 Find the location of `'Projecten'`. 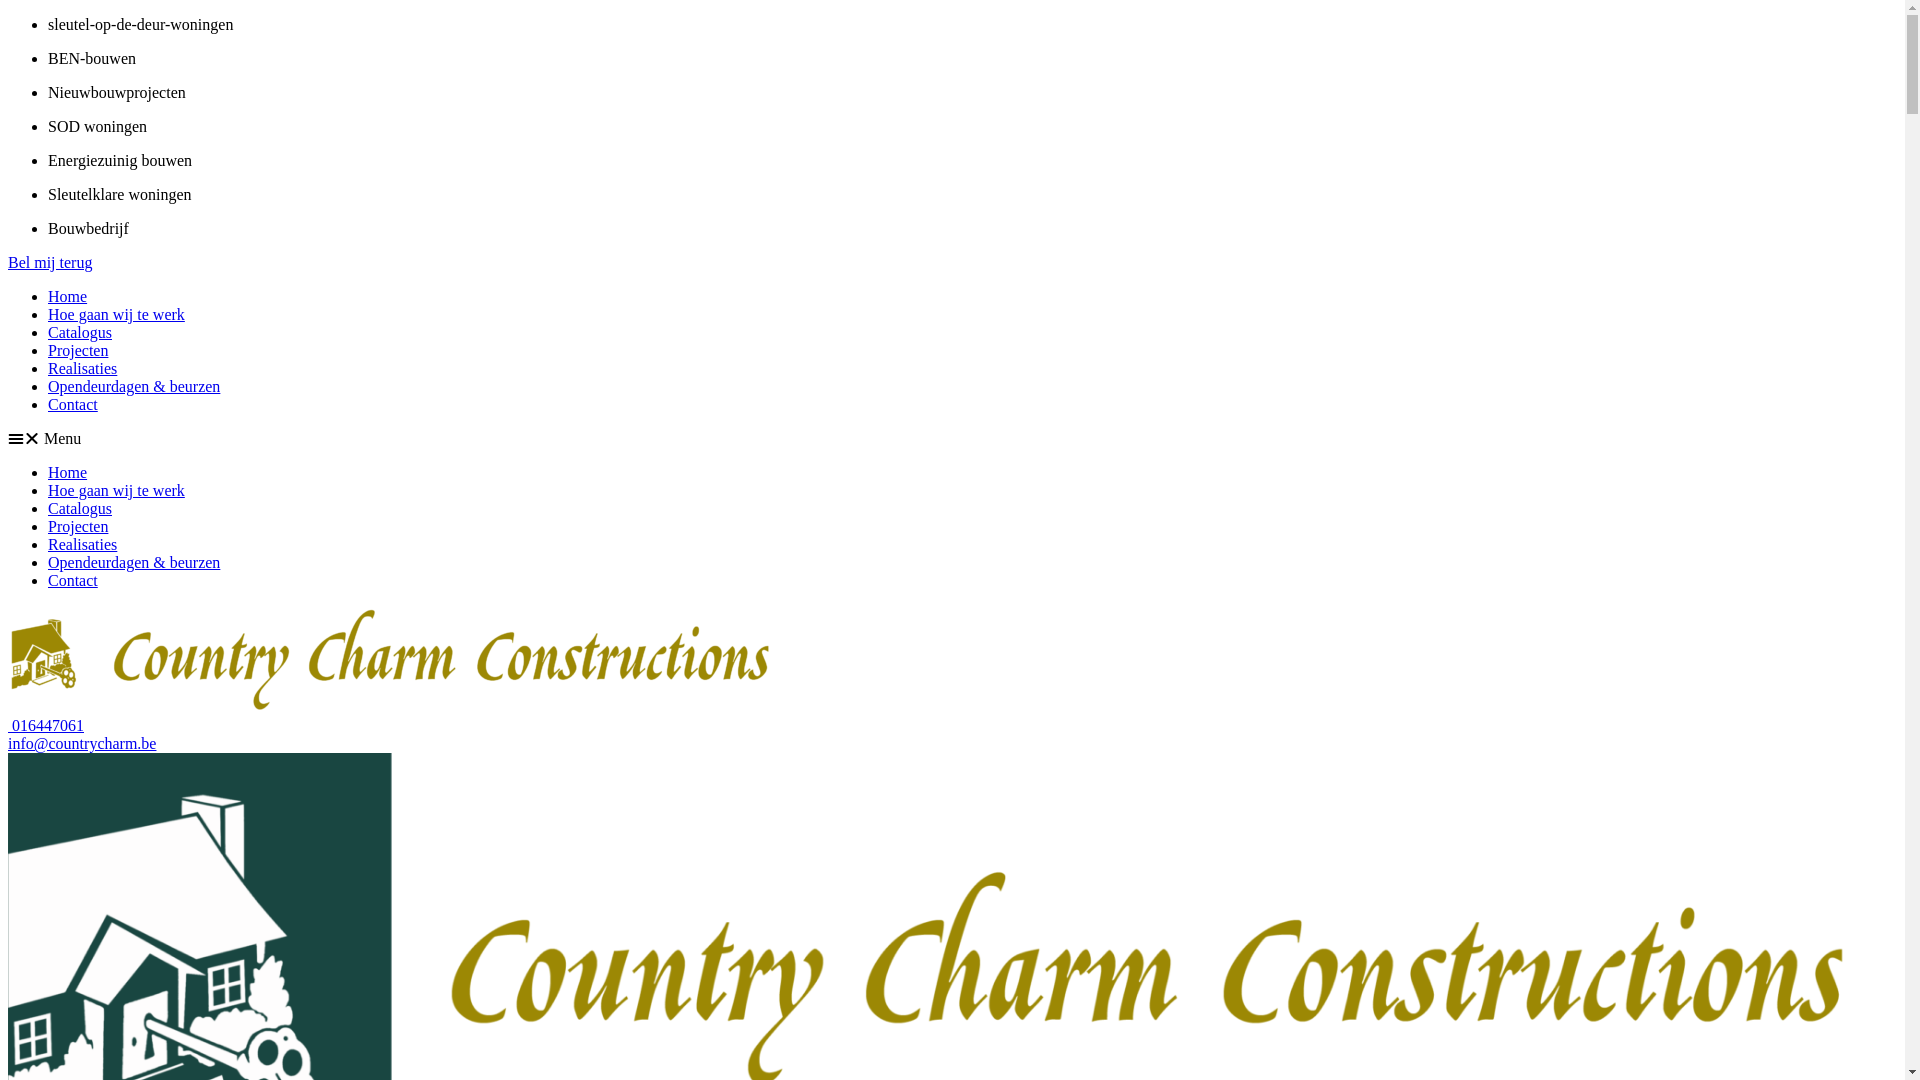

'Projecten' is located at coordinates (77, 349).